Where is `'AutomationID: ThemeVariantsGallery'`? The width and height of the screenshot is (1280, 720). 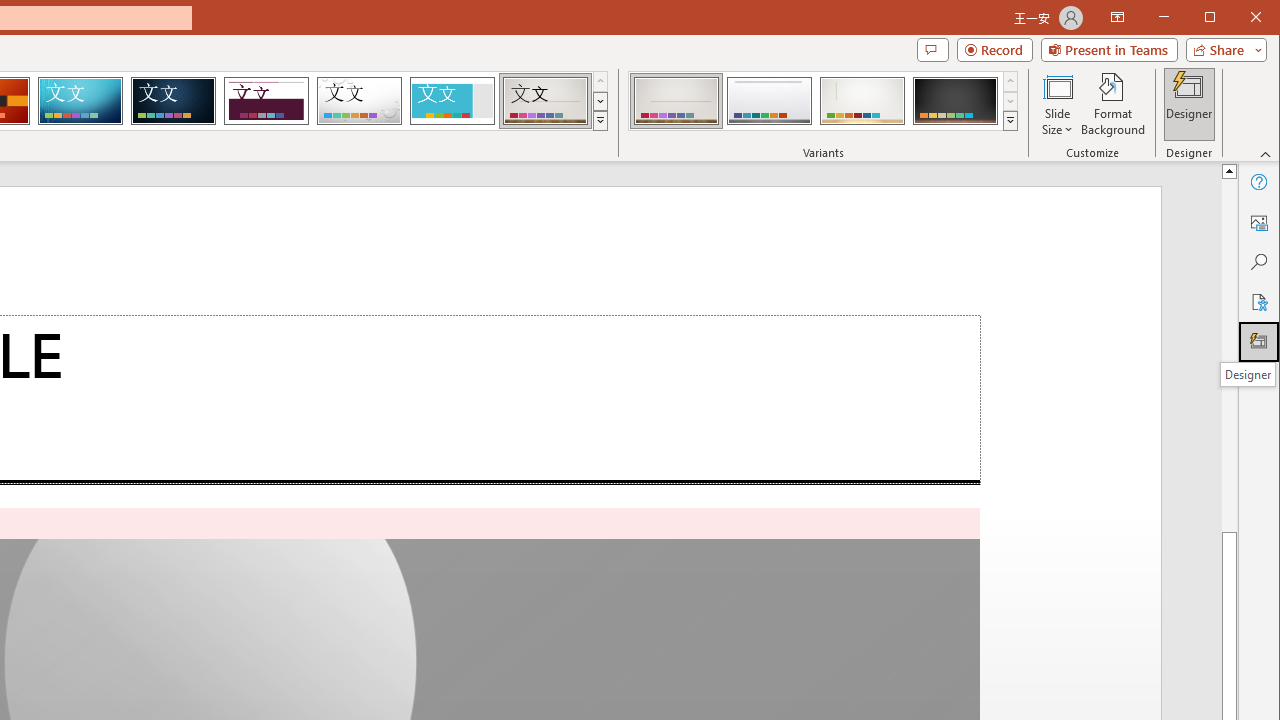 'AutomationID: ThemeVariantsGallery' is located at coordinates (824, 101).